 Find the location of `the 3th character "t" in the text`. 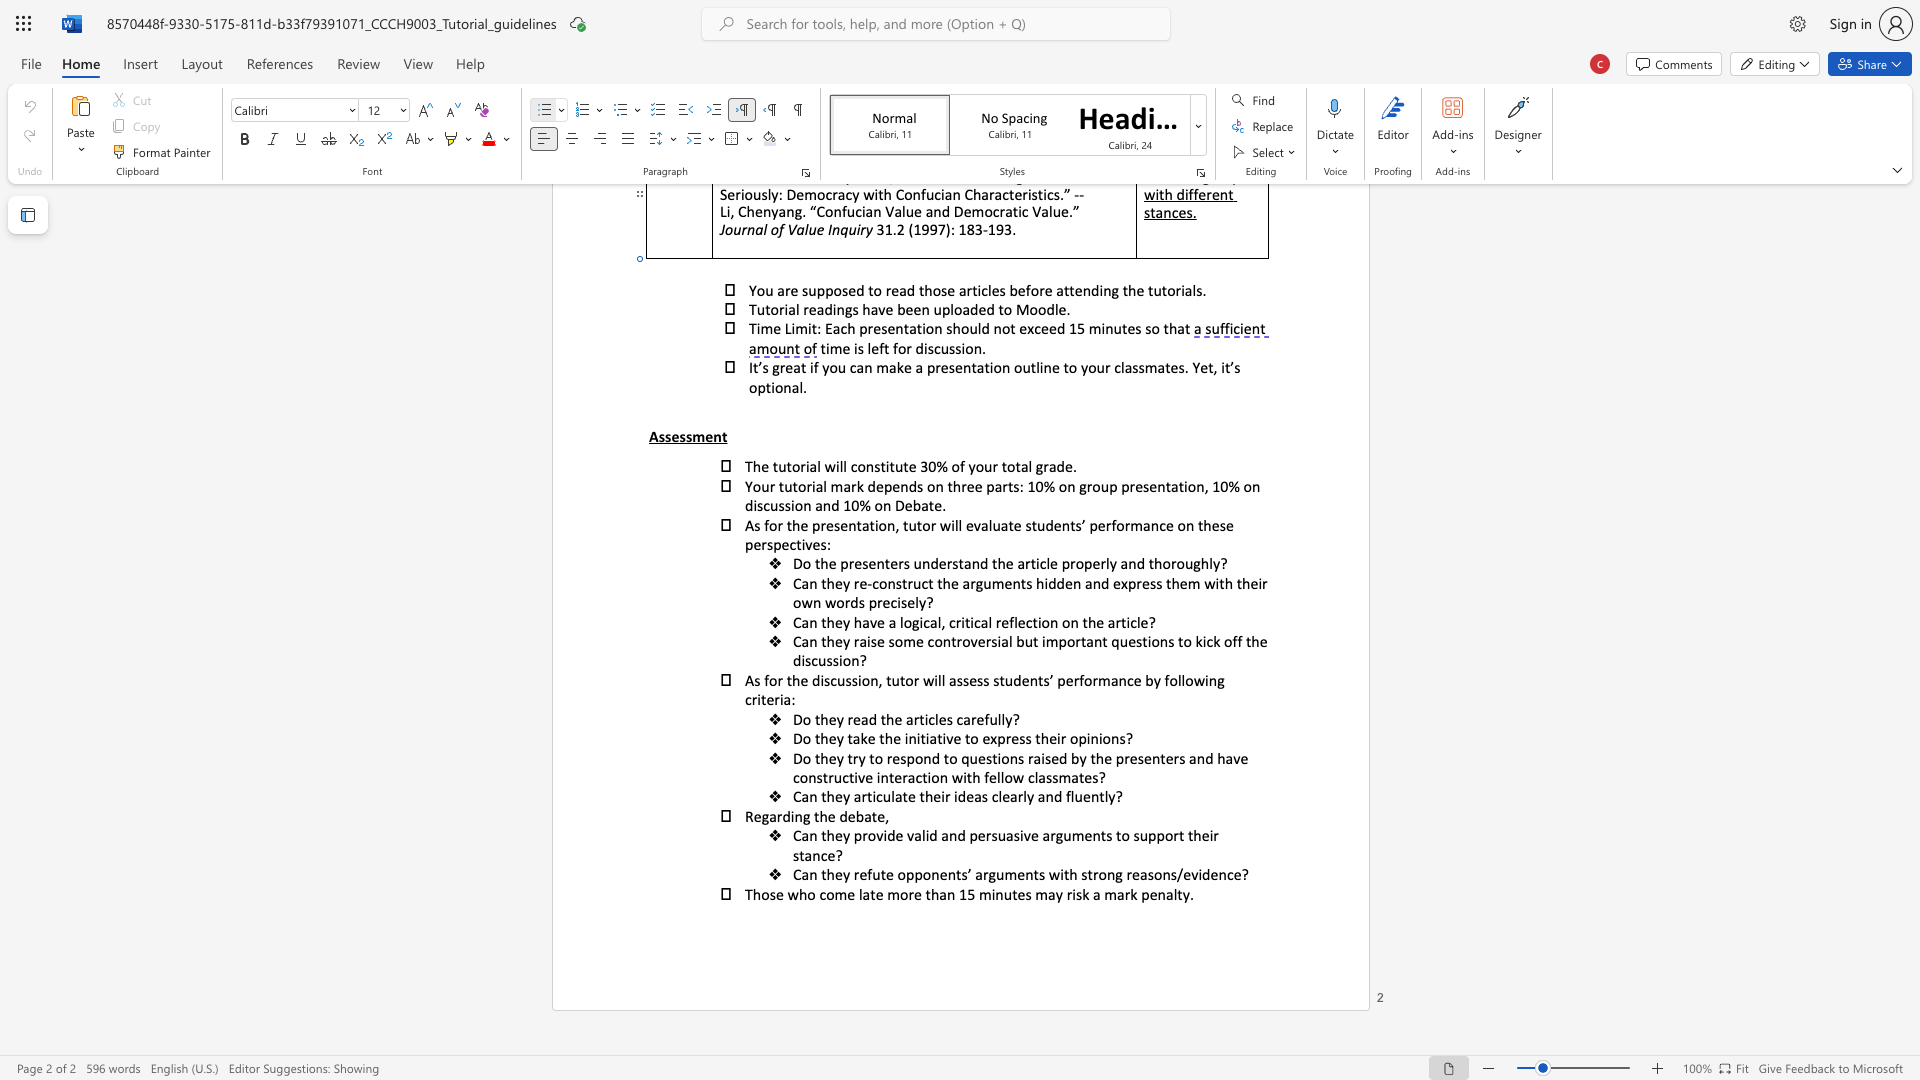

the 3th character "t" in the text is located at coordinates (871, 758).